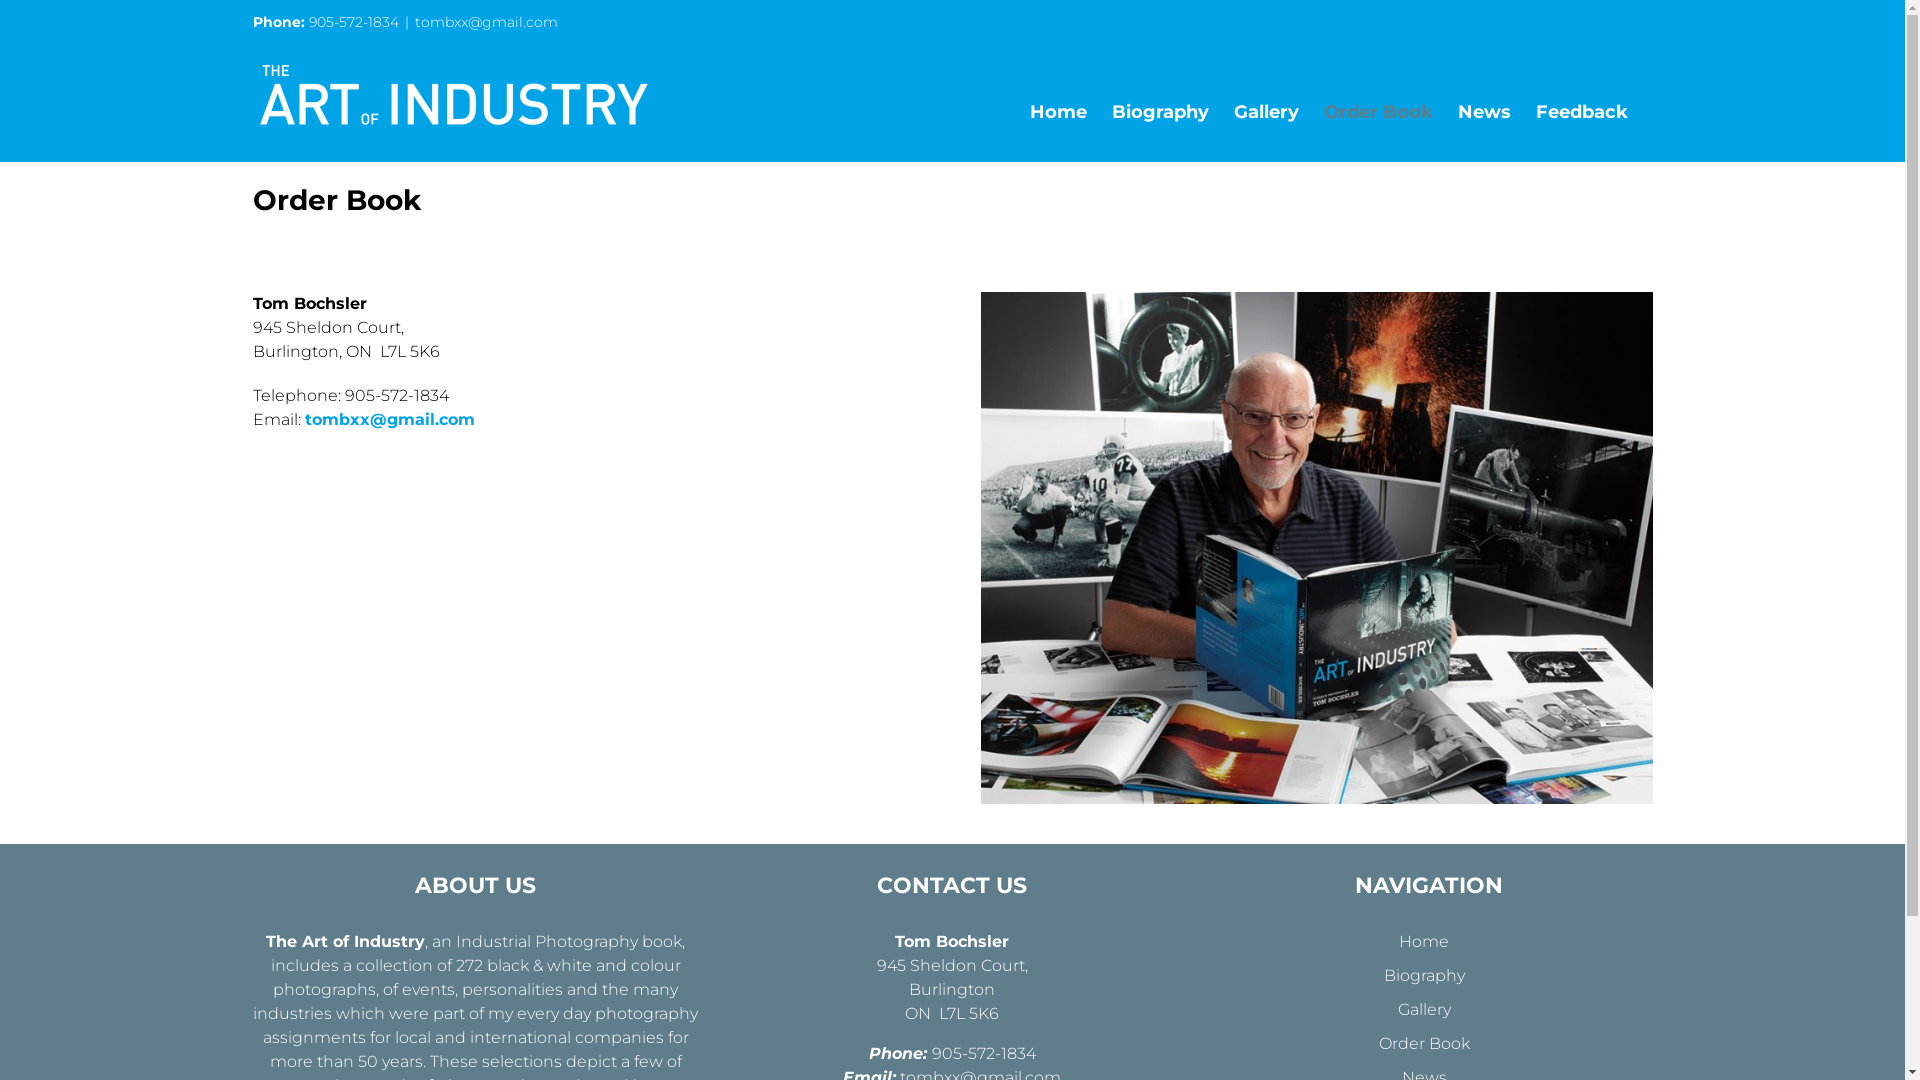 The width and height of the screenshot is (1920, 1080). Describe the element at coordinates (1377, 111) in the screenshot. I see `'Order Book'` at that location.